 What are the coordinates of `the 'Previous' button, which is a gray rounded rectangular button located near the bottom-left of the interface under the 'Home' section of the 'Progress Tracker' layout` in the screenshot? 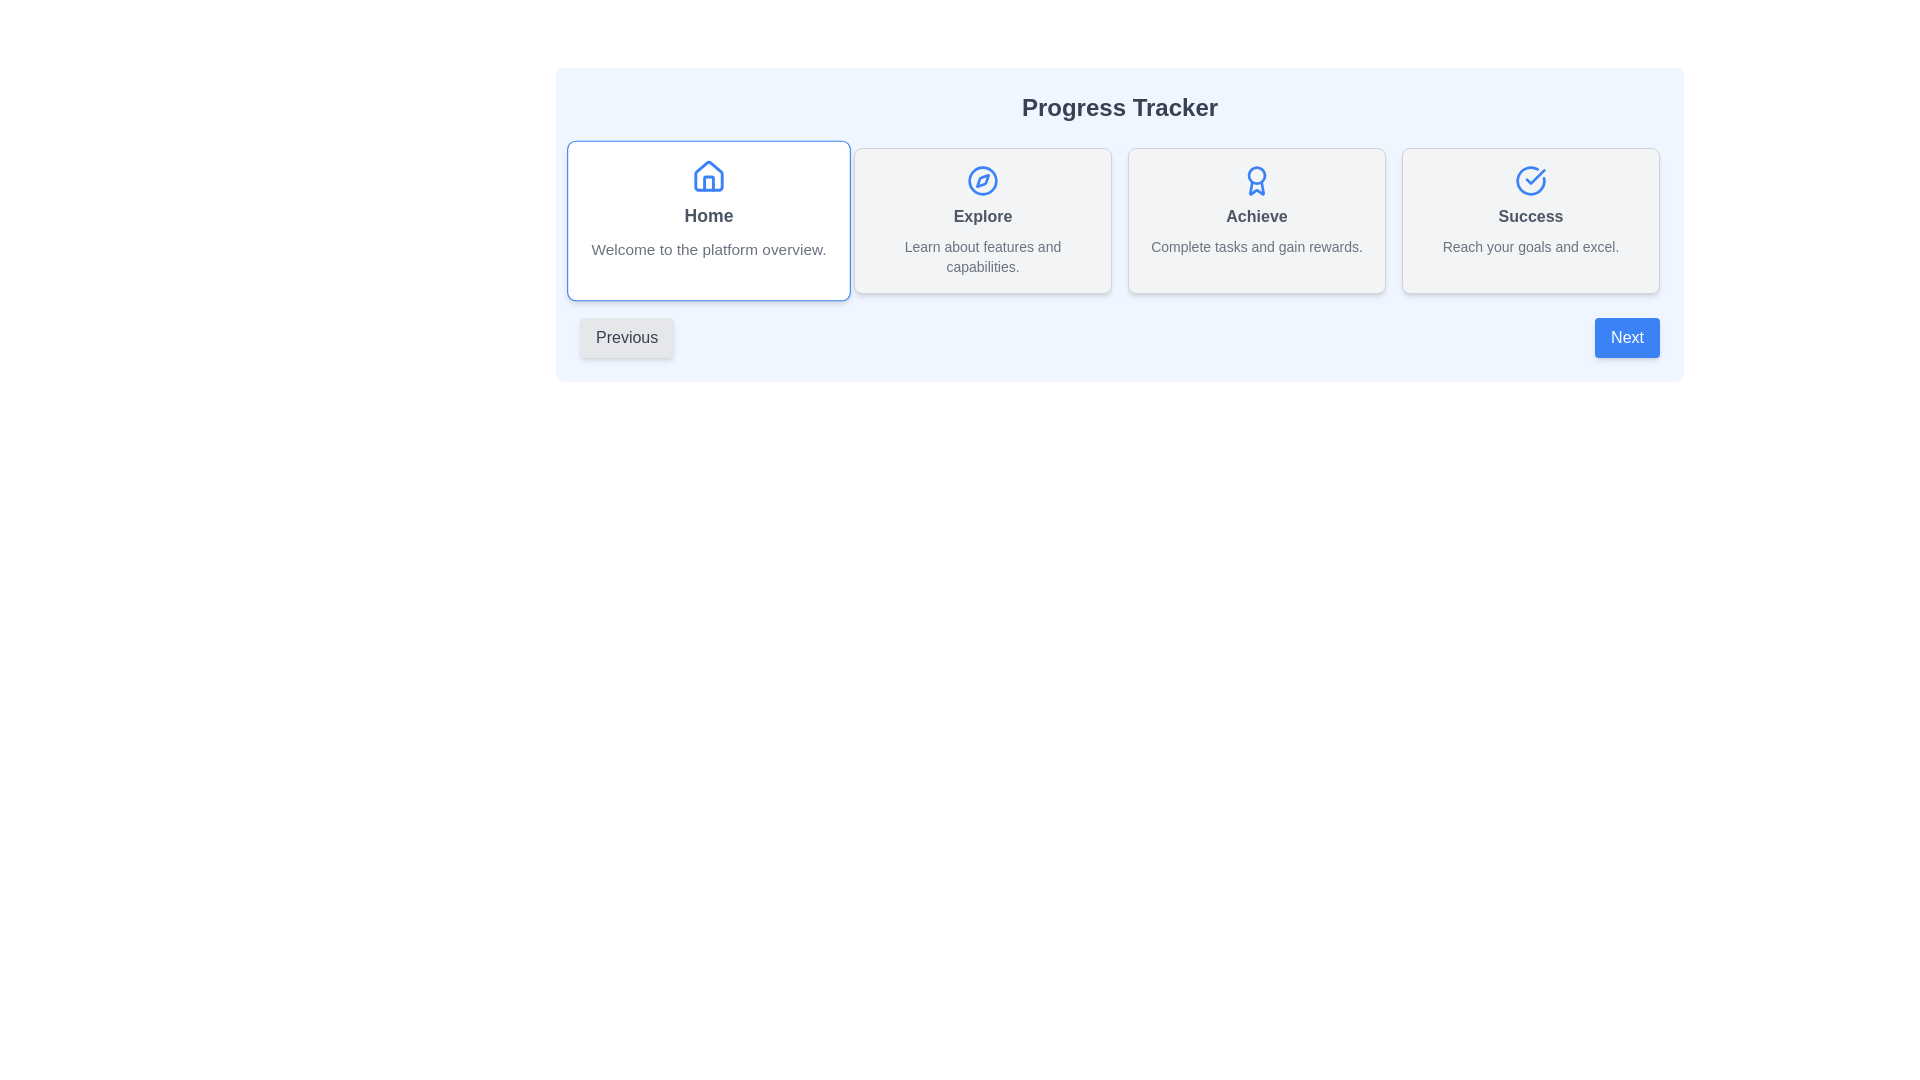 It's located at (626, 337).